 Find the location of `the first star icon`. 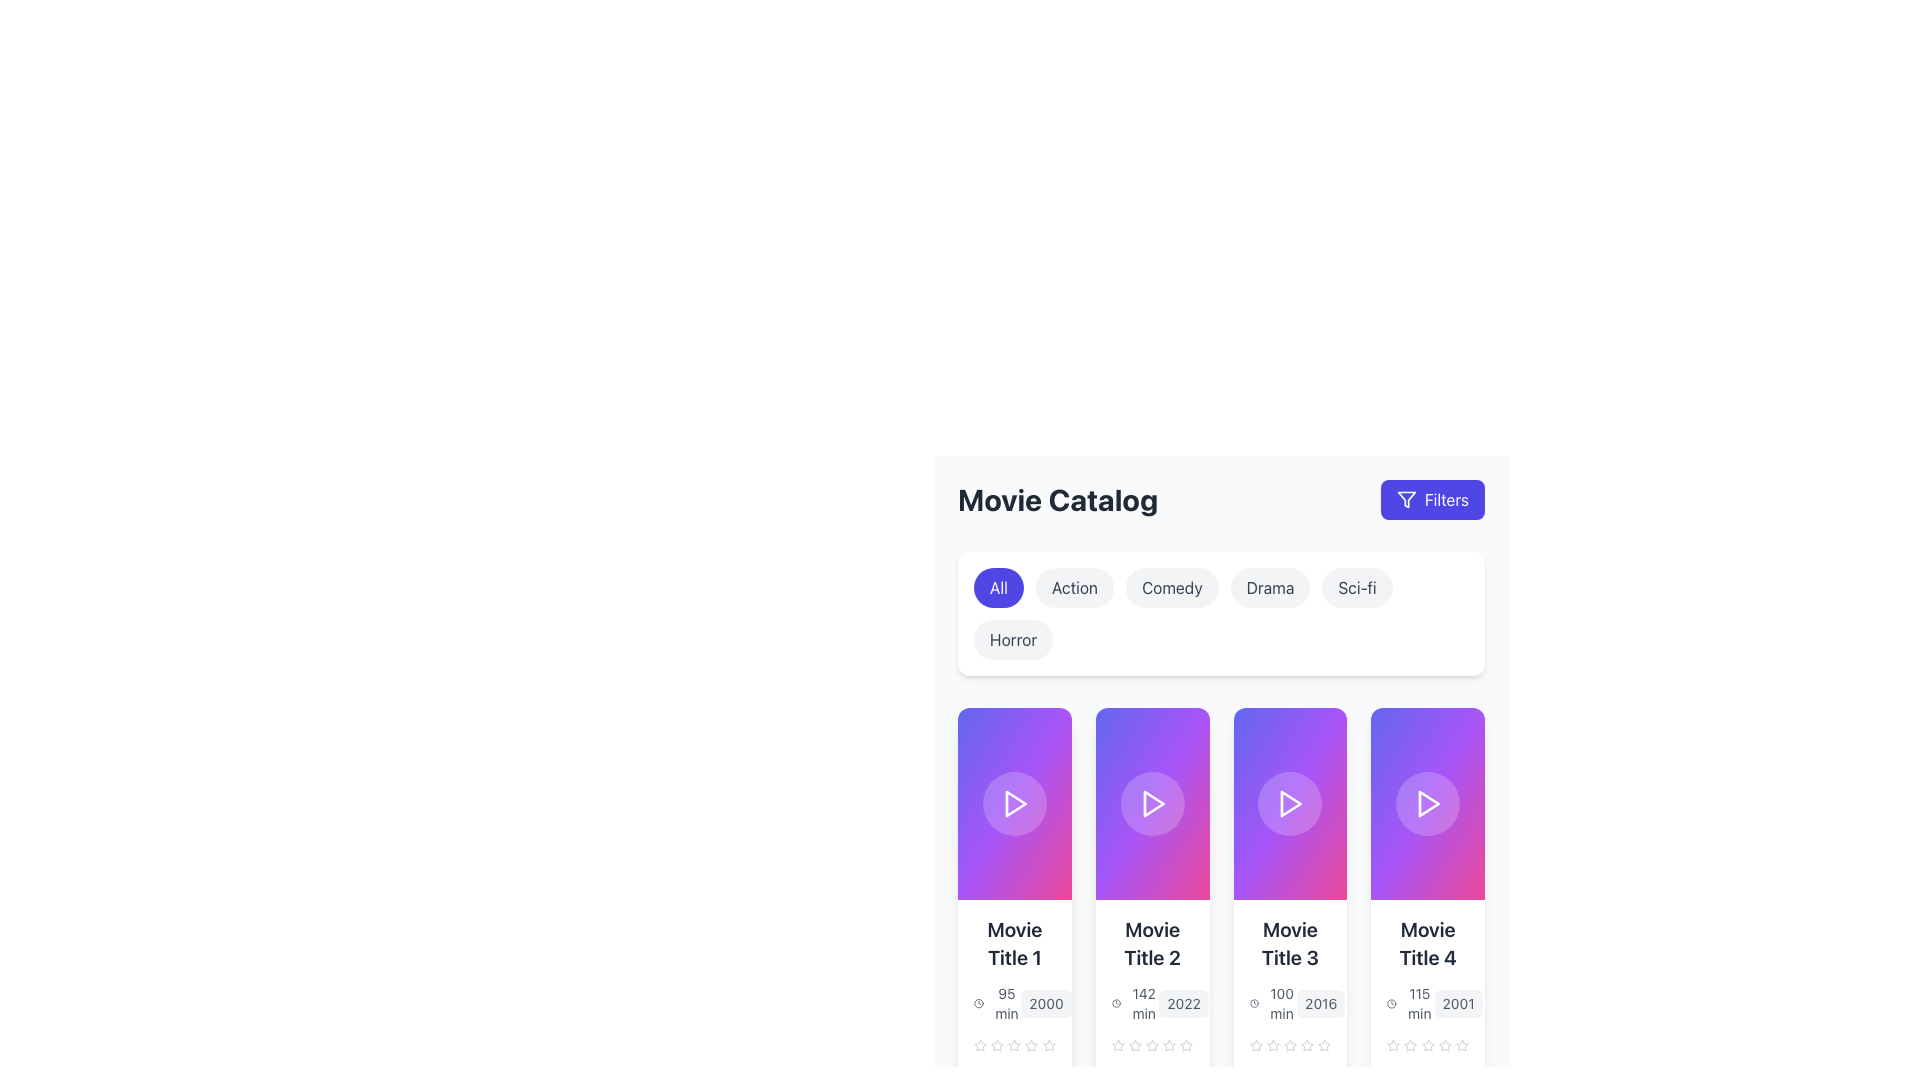

the first star icon is located at coordinates (1255, 1044).